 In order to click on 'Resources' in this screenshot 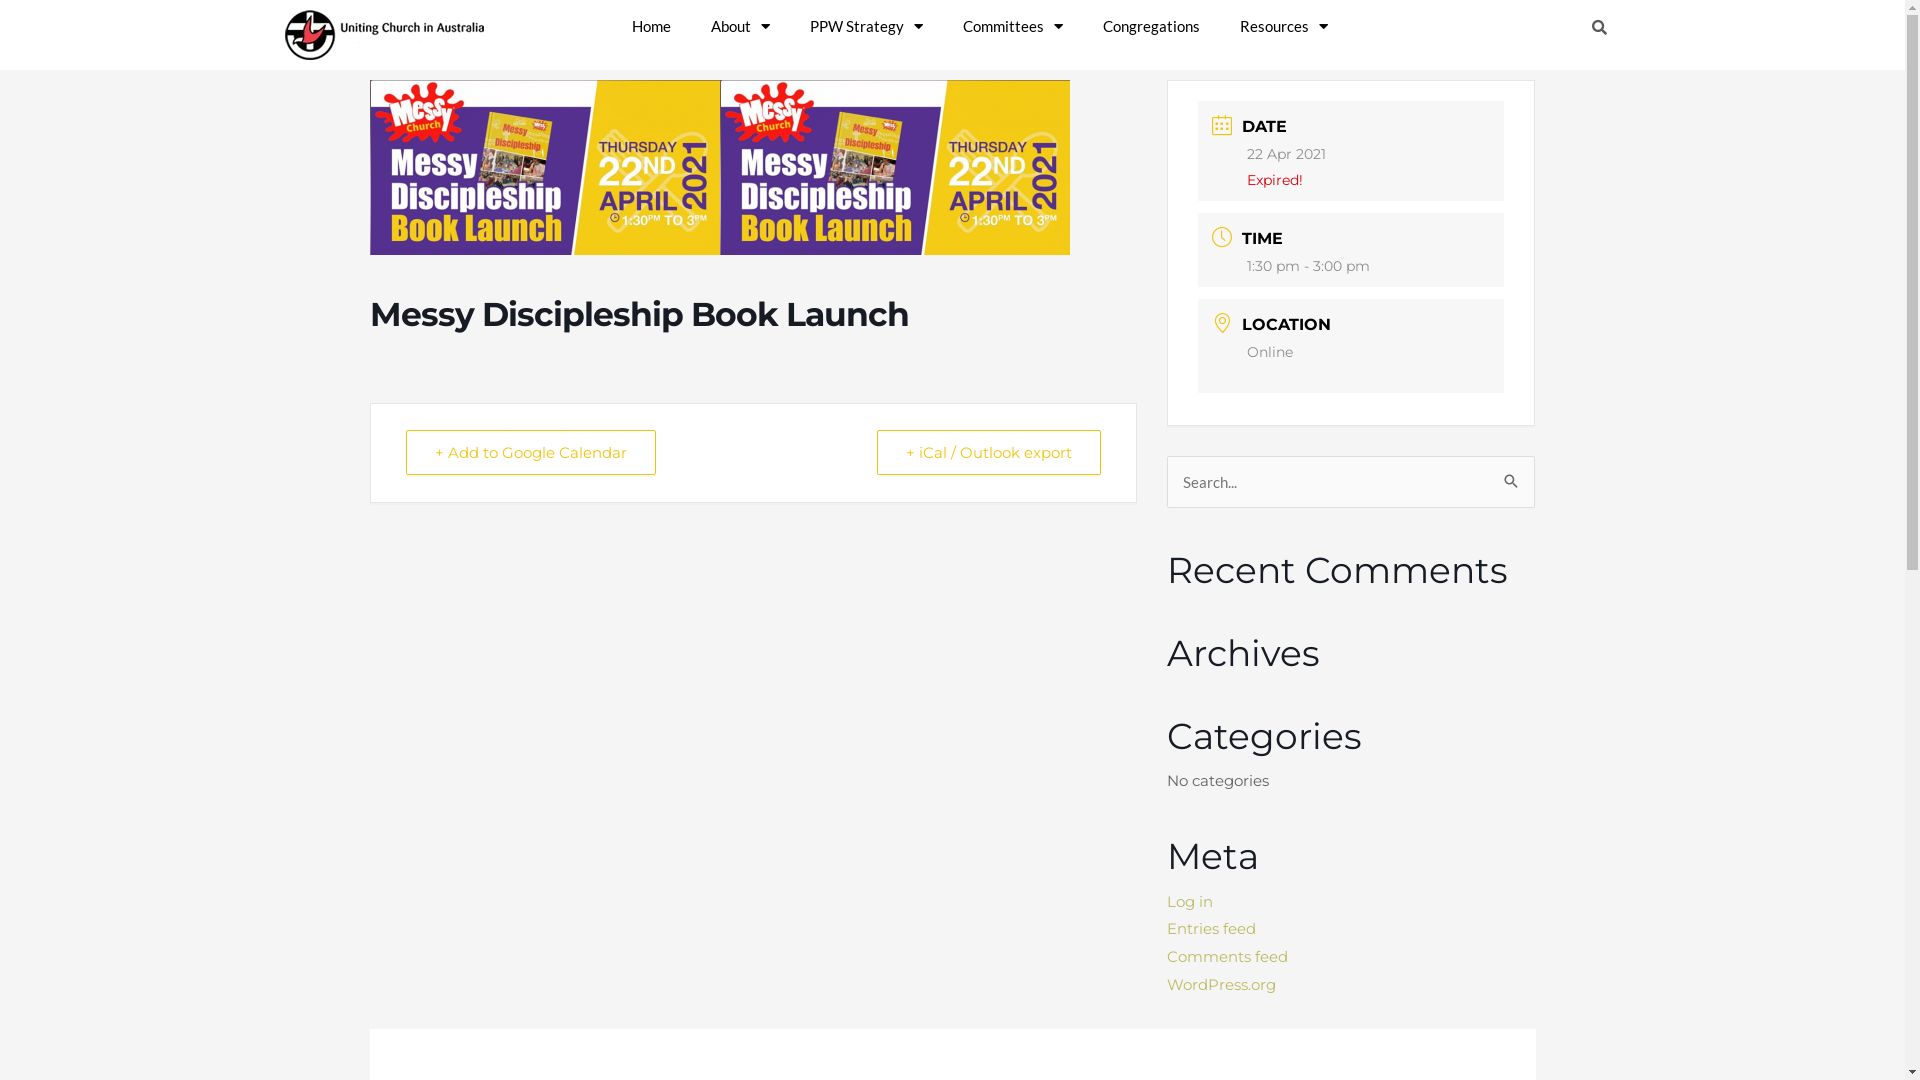, I will do `click(1283, 26)`.